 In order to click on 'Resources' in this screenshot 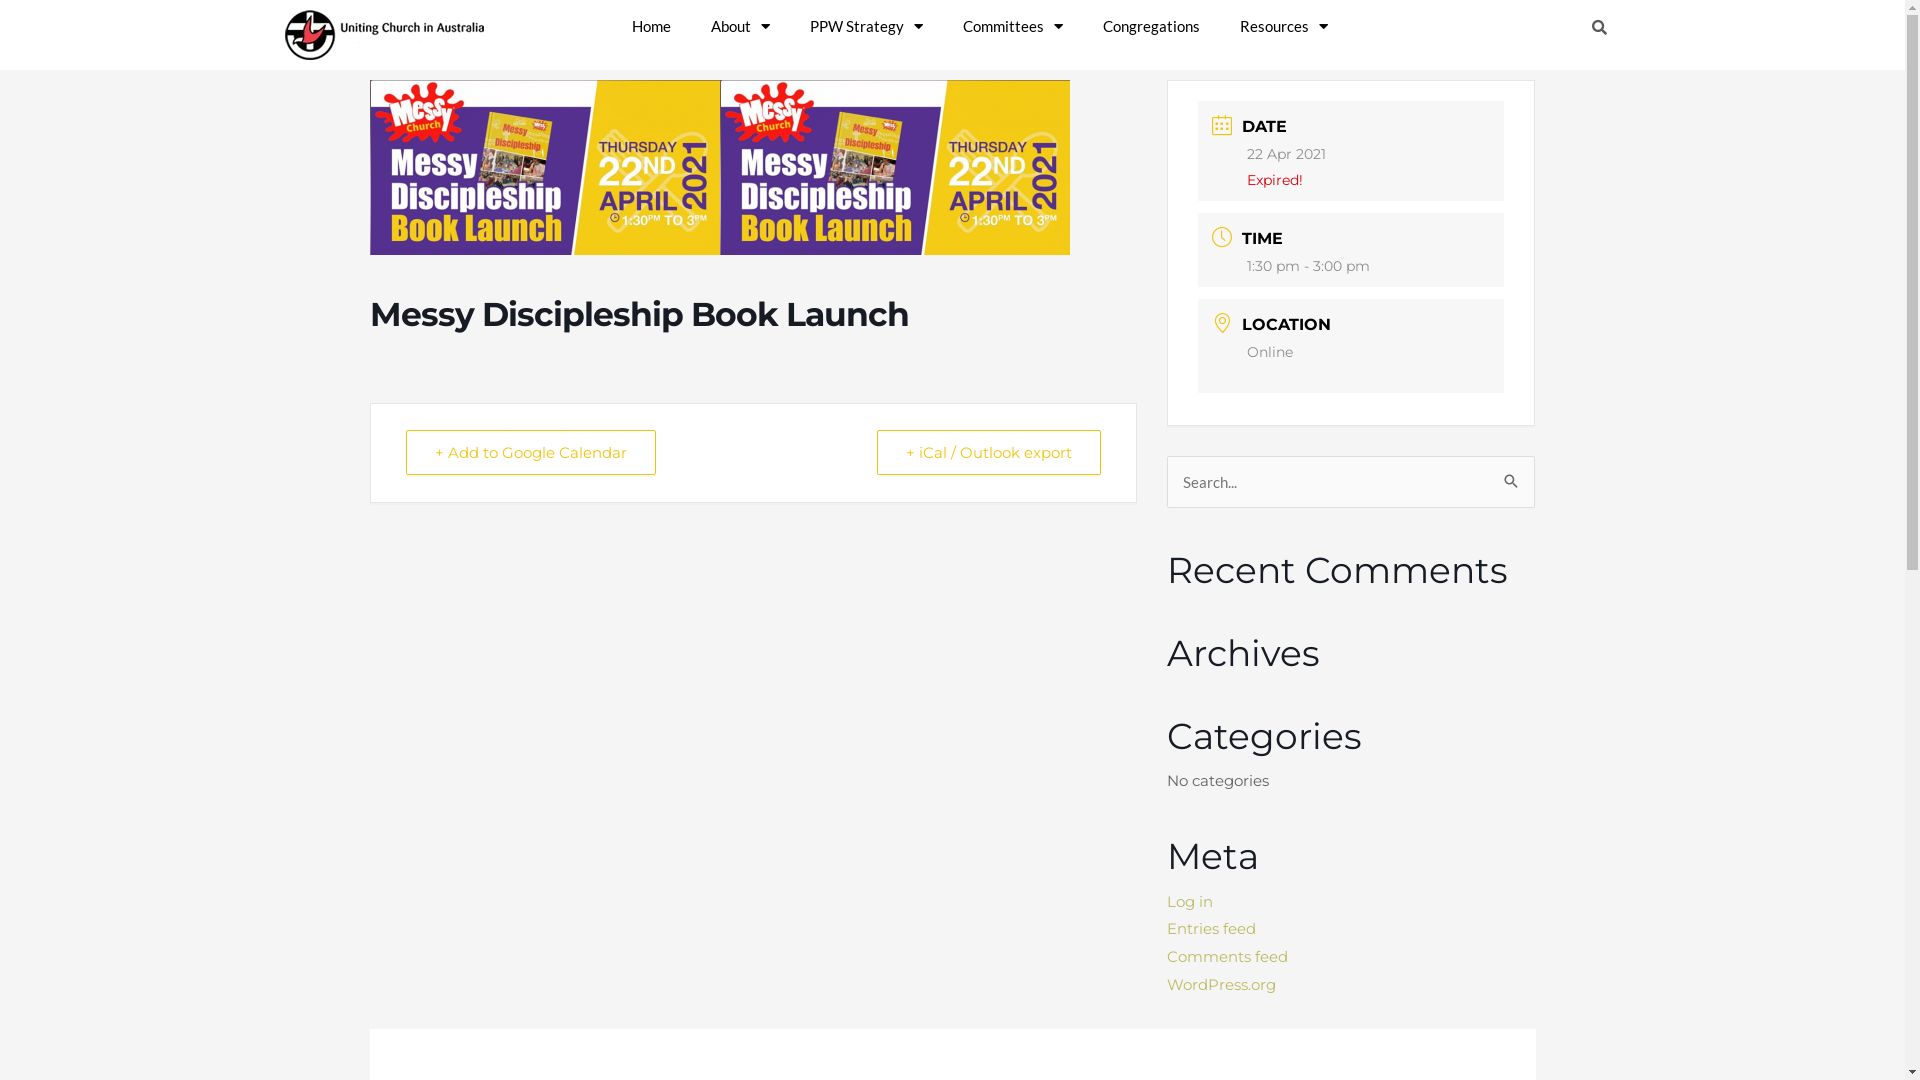, I will do `click(1283, 26)`.